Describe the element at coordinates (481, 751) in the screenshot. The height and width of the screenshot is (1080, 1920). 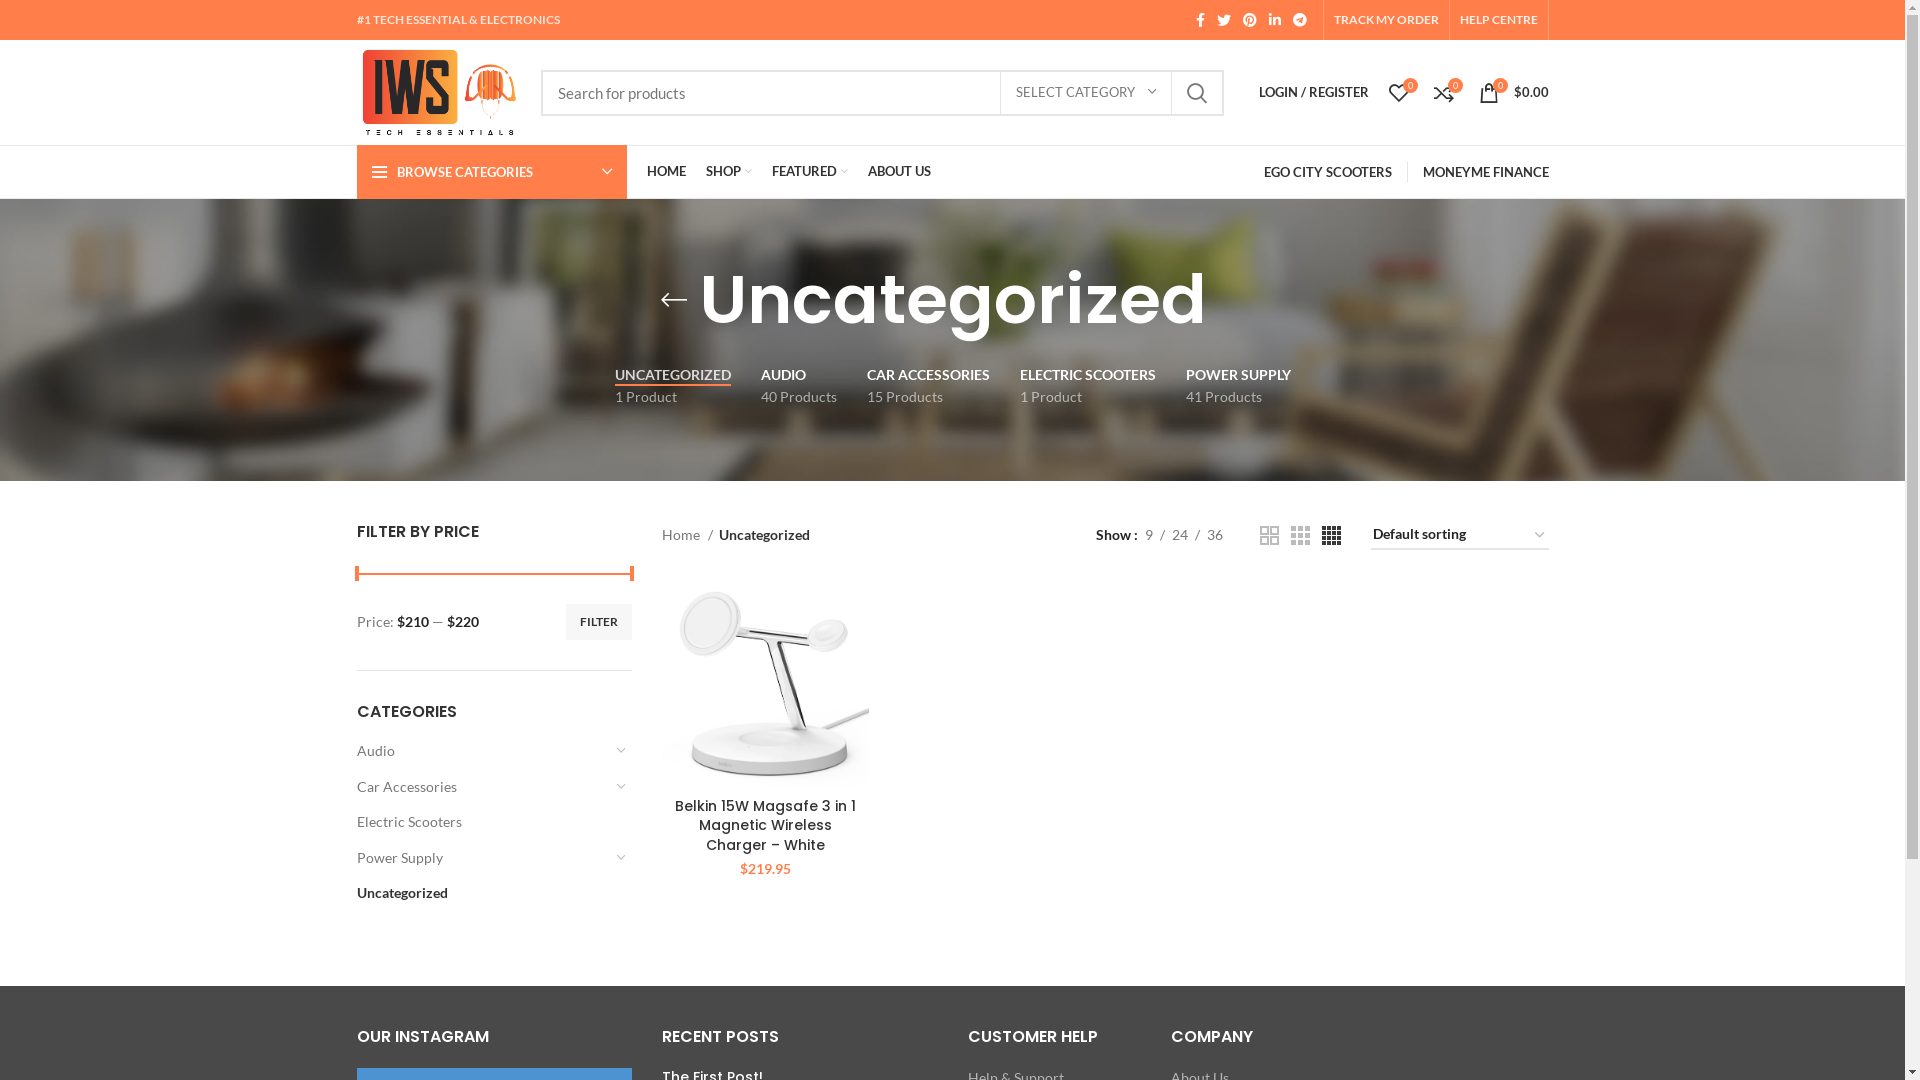
I see `'Audio'` at that location.